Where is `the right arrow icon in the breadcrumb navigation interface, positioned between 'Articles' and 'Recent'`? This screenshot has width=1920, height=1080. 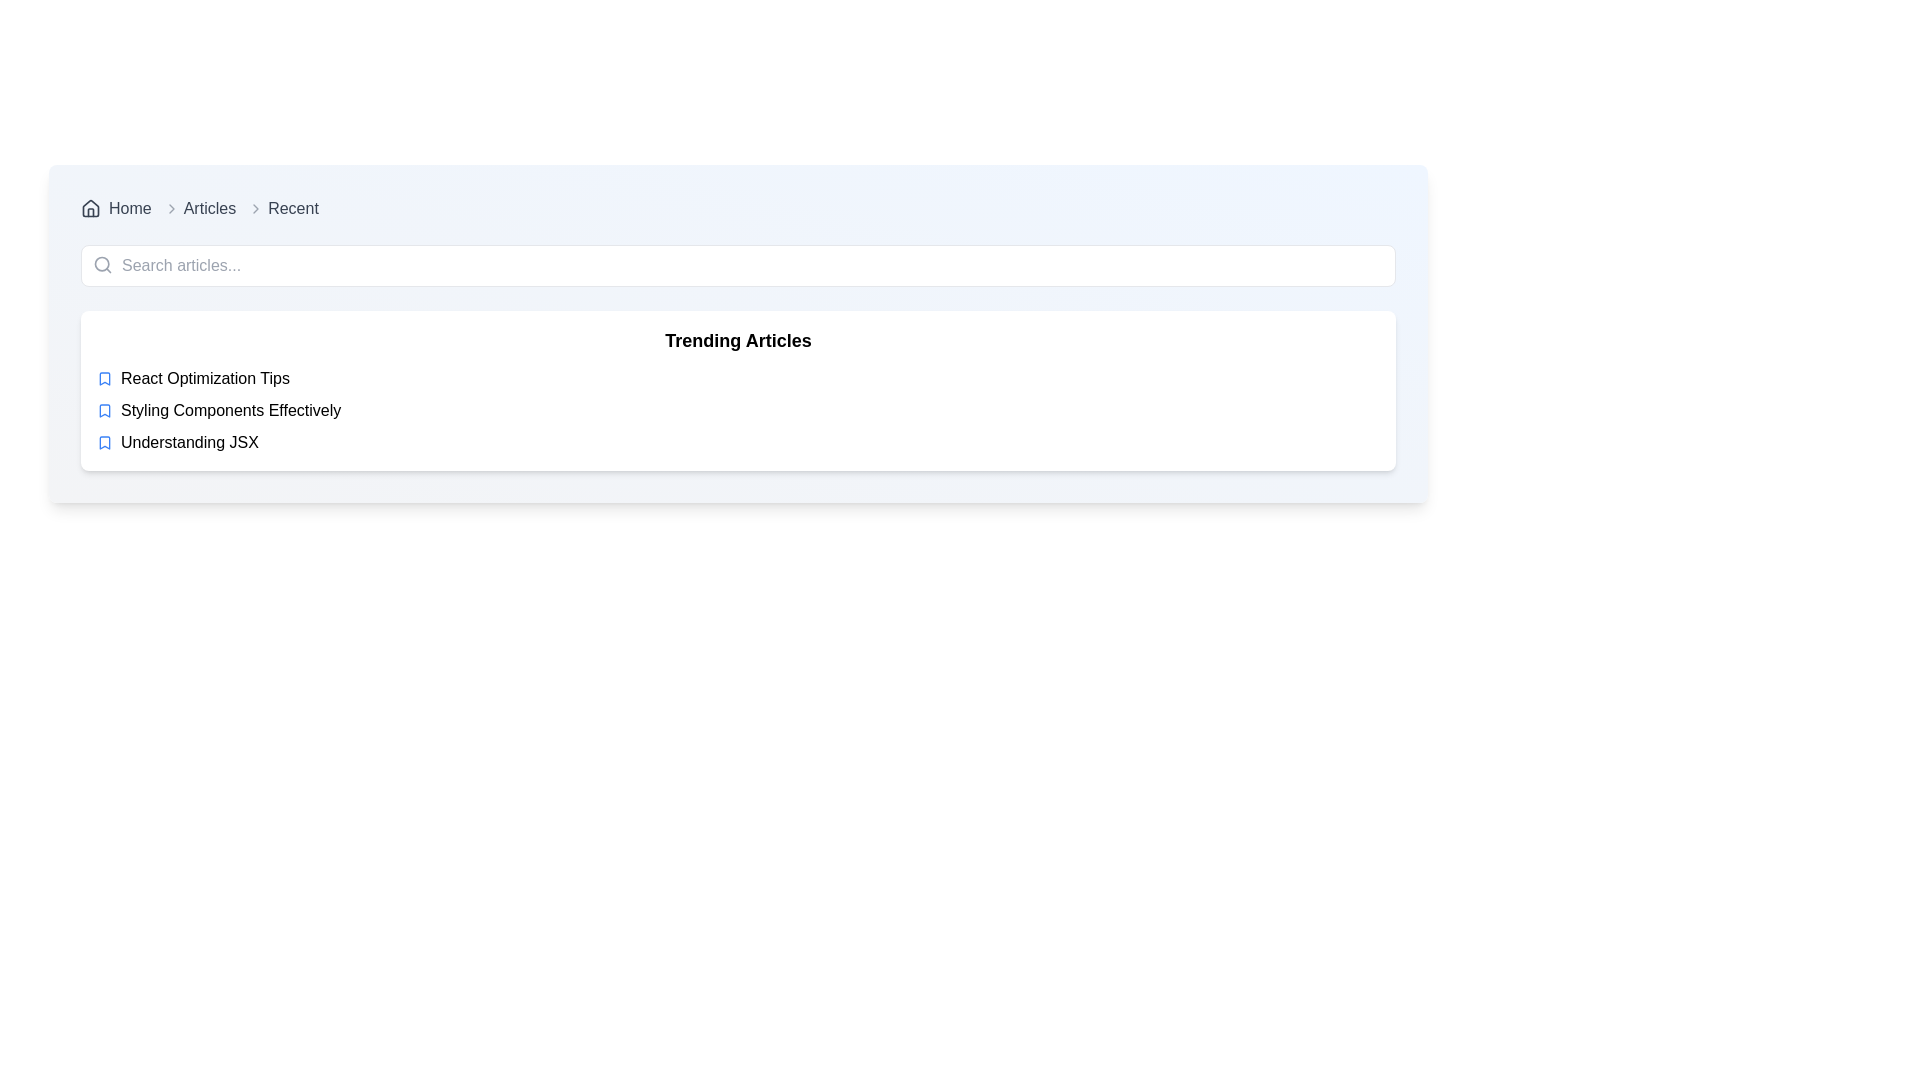 the right arrow icon in the breadcrumb navigation interface, positioned between 'Articles' and 'Recent' is located at coordinates (171, 208).